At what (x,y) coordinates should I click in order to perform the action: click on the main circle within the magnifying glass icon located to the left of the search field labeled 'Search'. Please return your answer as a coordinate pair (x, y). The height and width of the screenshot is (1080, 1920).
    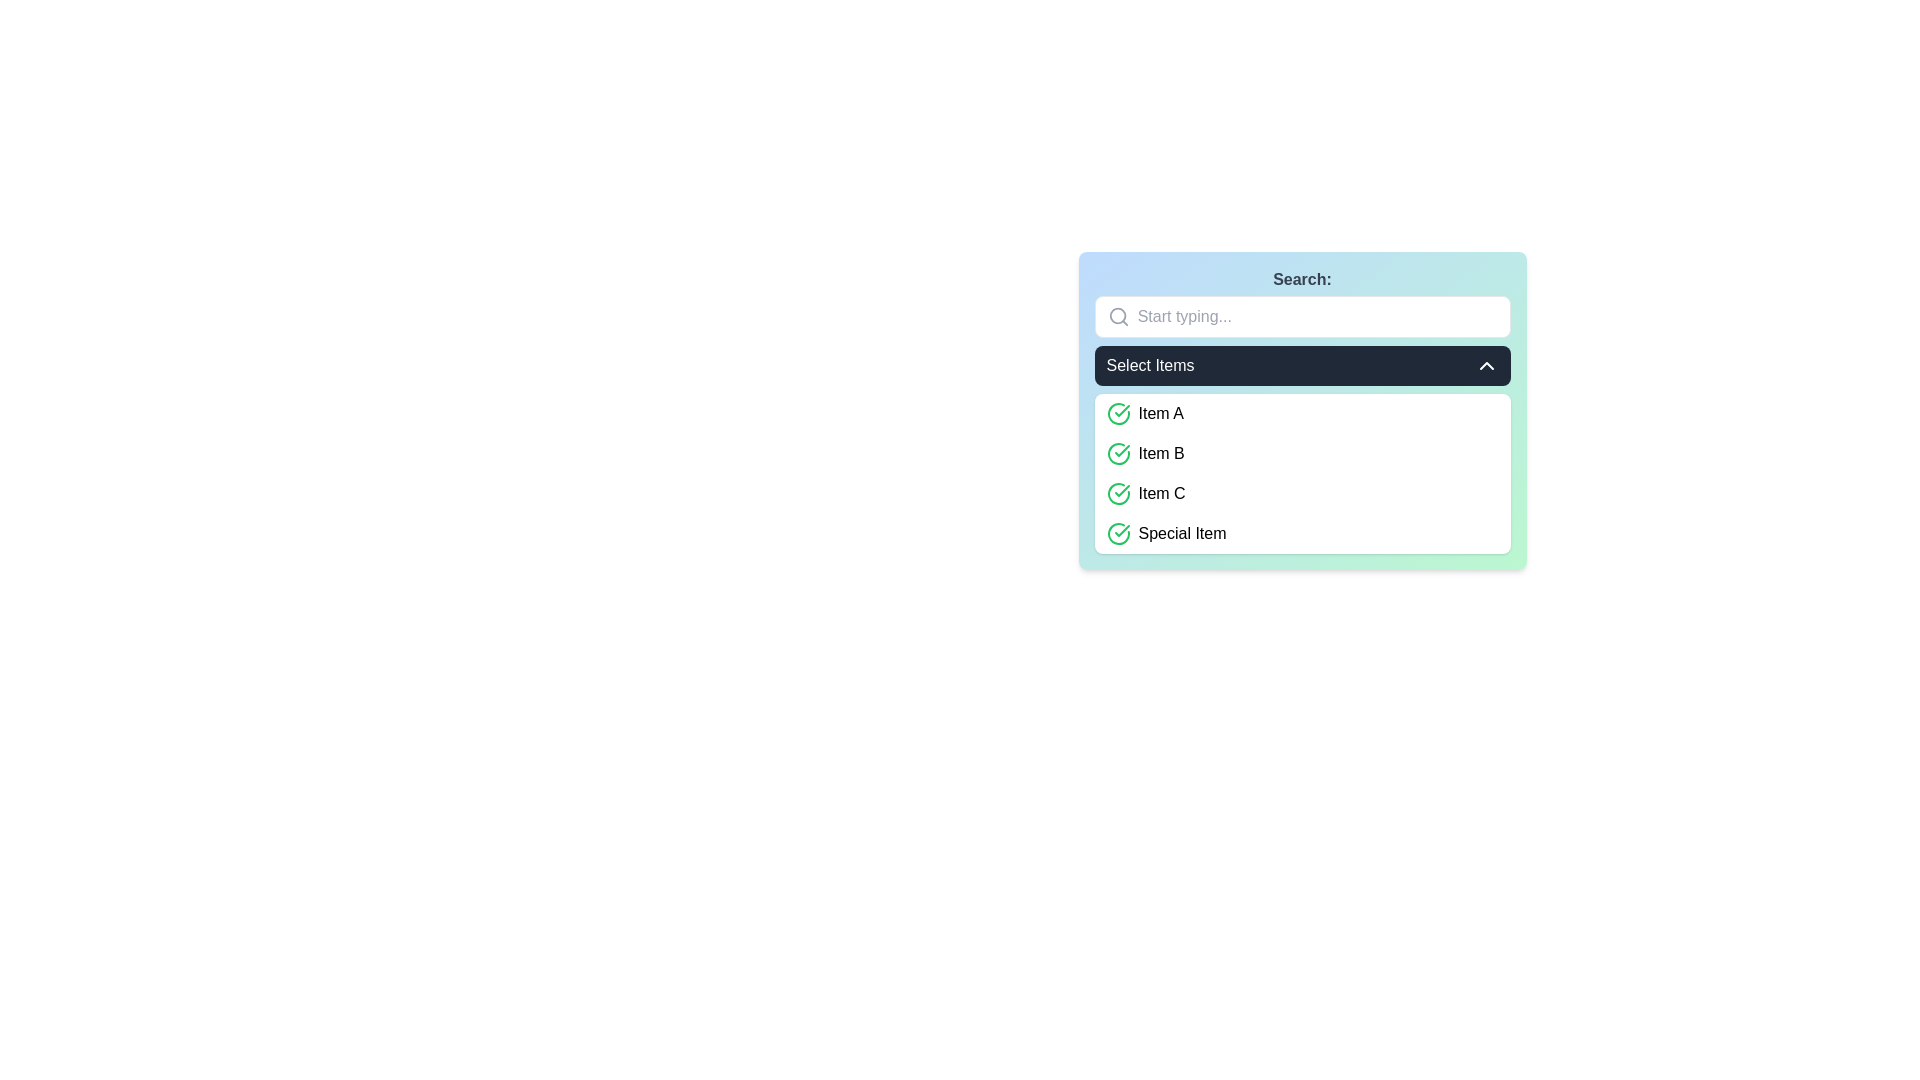
    Looking at the image, I should click on (1116, 315).